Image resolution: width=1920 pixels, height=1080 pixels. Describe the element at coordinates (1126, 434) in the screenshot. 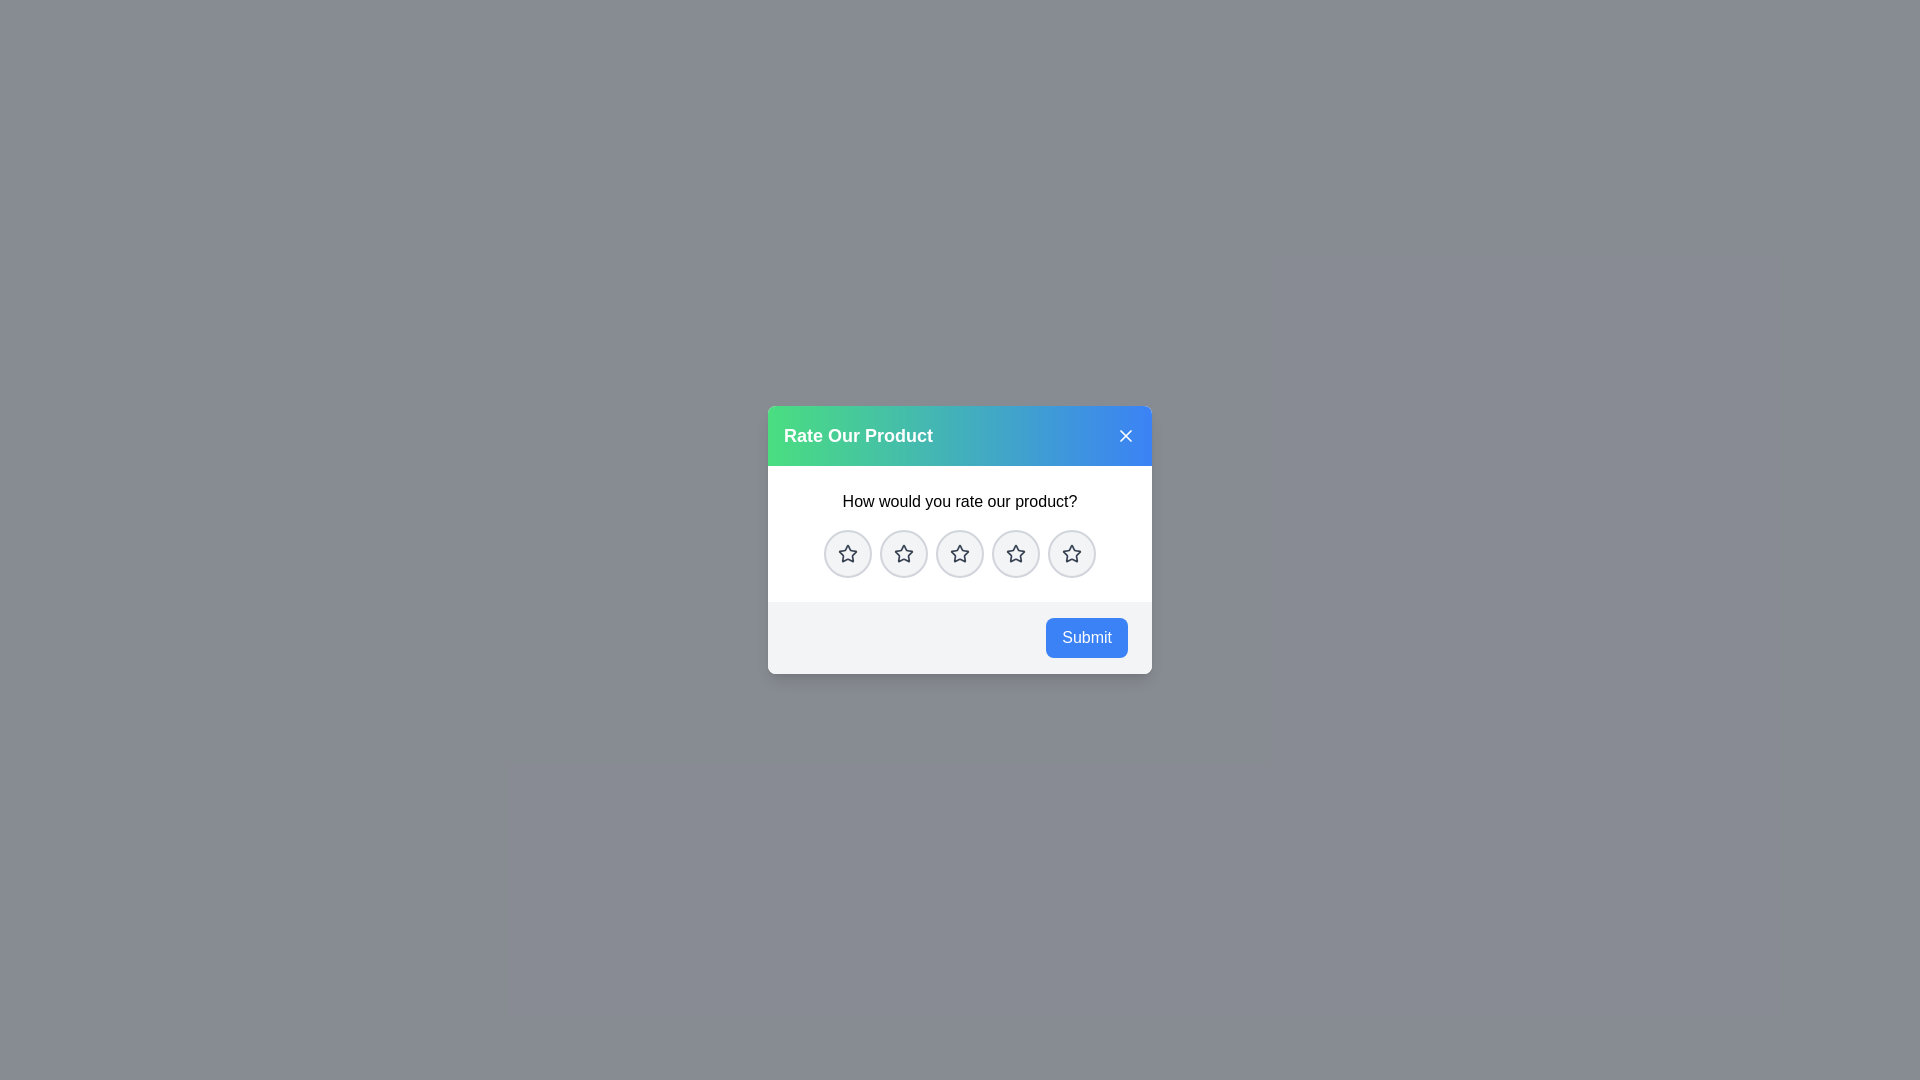

I see `close button in the top-right corner of the dialog` at that location.